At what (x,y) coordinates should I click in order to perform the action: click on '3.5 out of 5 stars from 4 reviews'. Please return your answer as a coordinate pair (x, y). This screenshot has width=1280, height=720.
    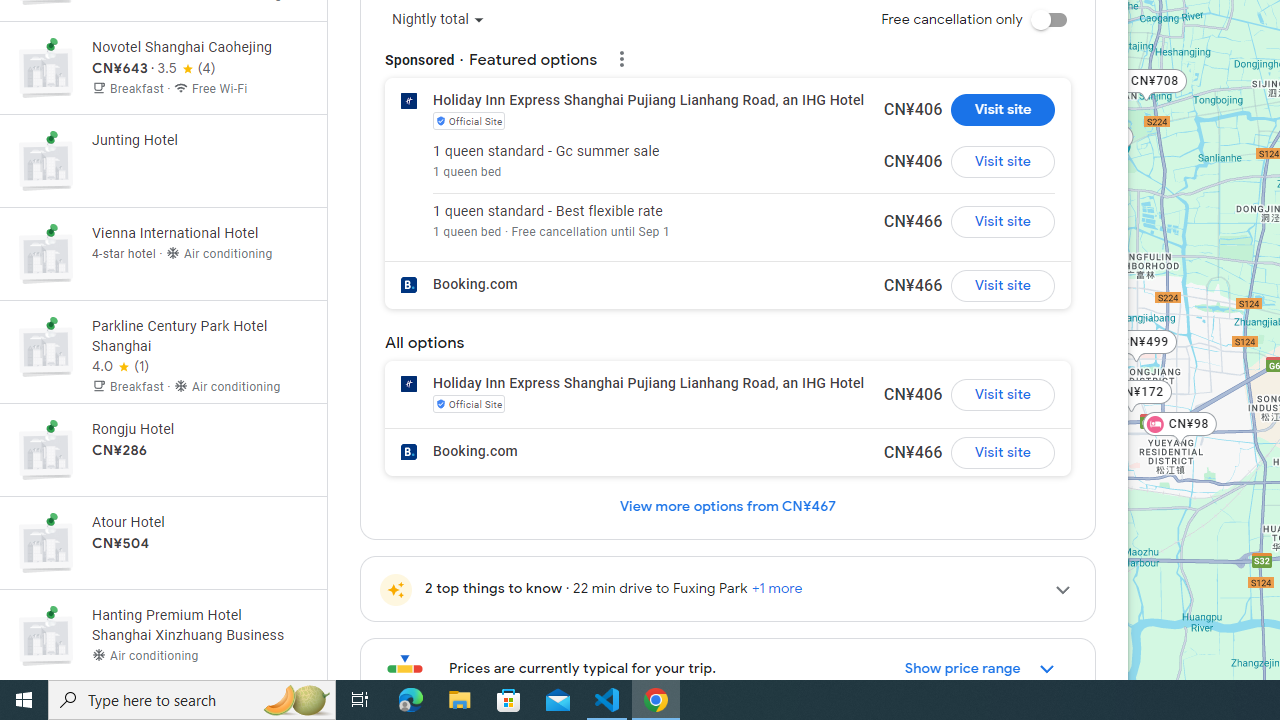
    Looking at the image, I should click on (186, 68).